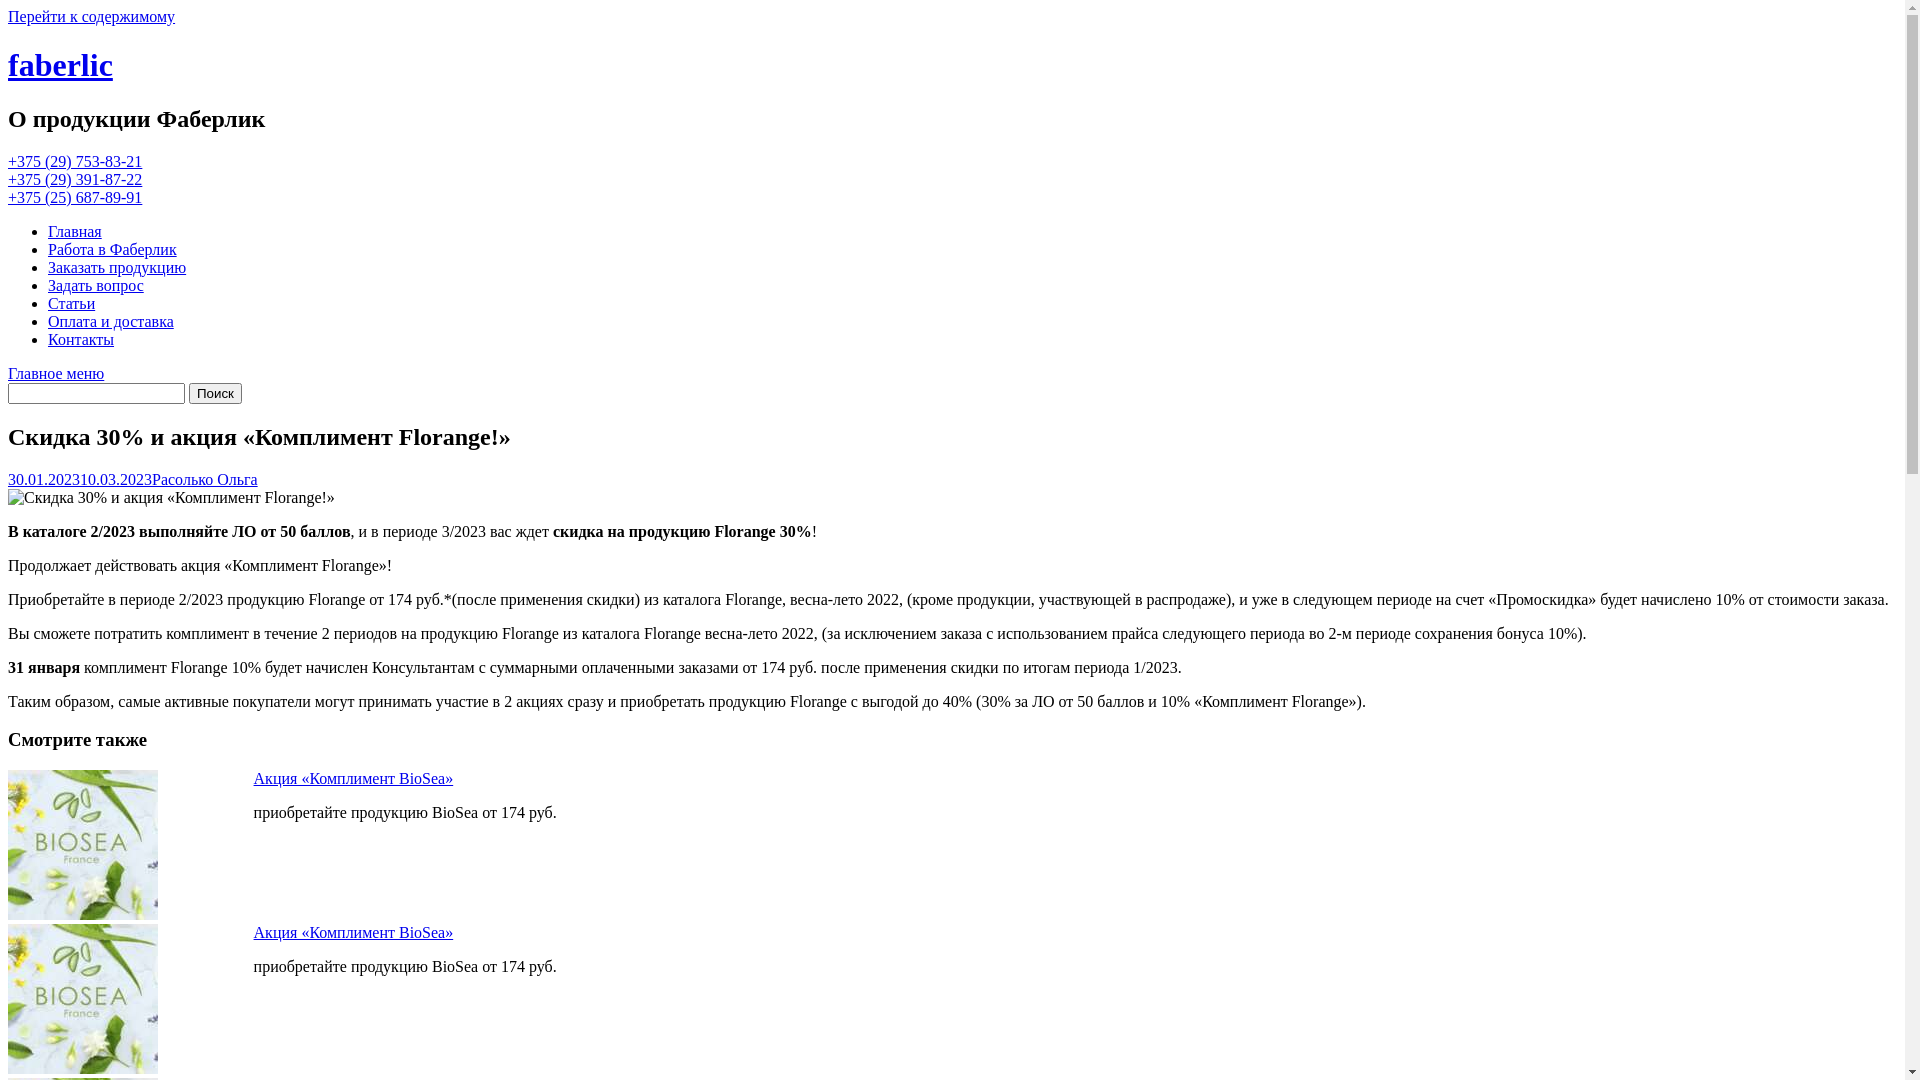 The height and width of the screenshot is (1080, 1920). I want to click on '+375 (29) 753-83-21', so click(75, 160).